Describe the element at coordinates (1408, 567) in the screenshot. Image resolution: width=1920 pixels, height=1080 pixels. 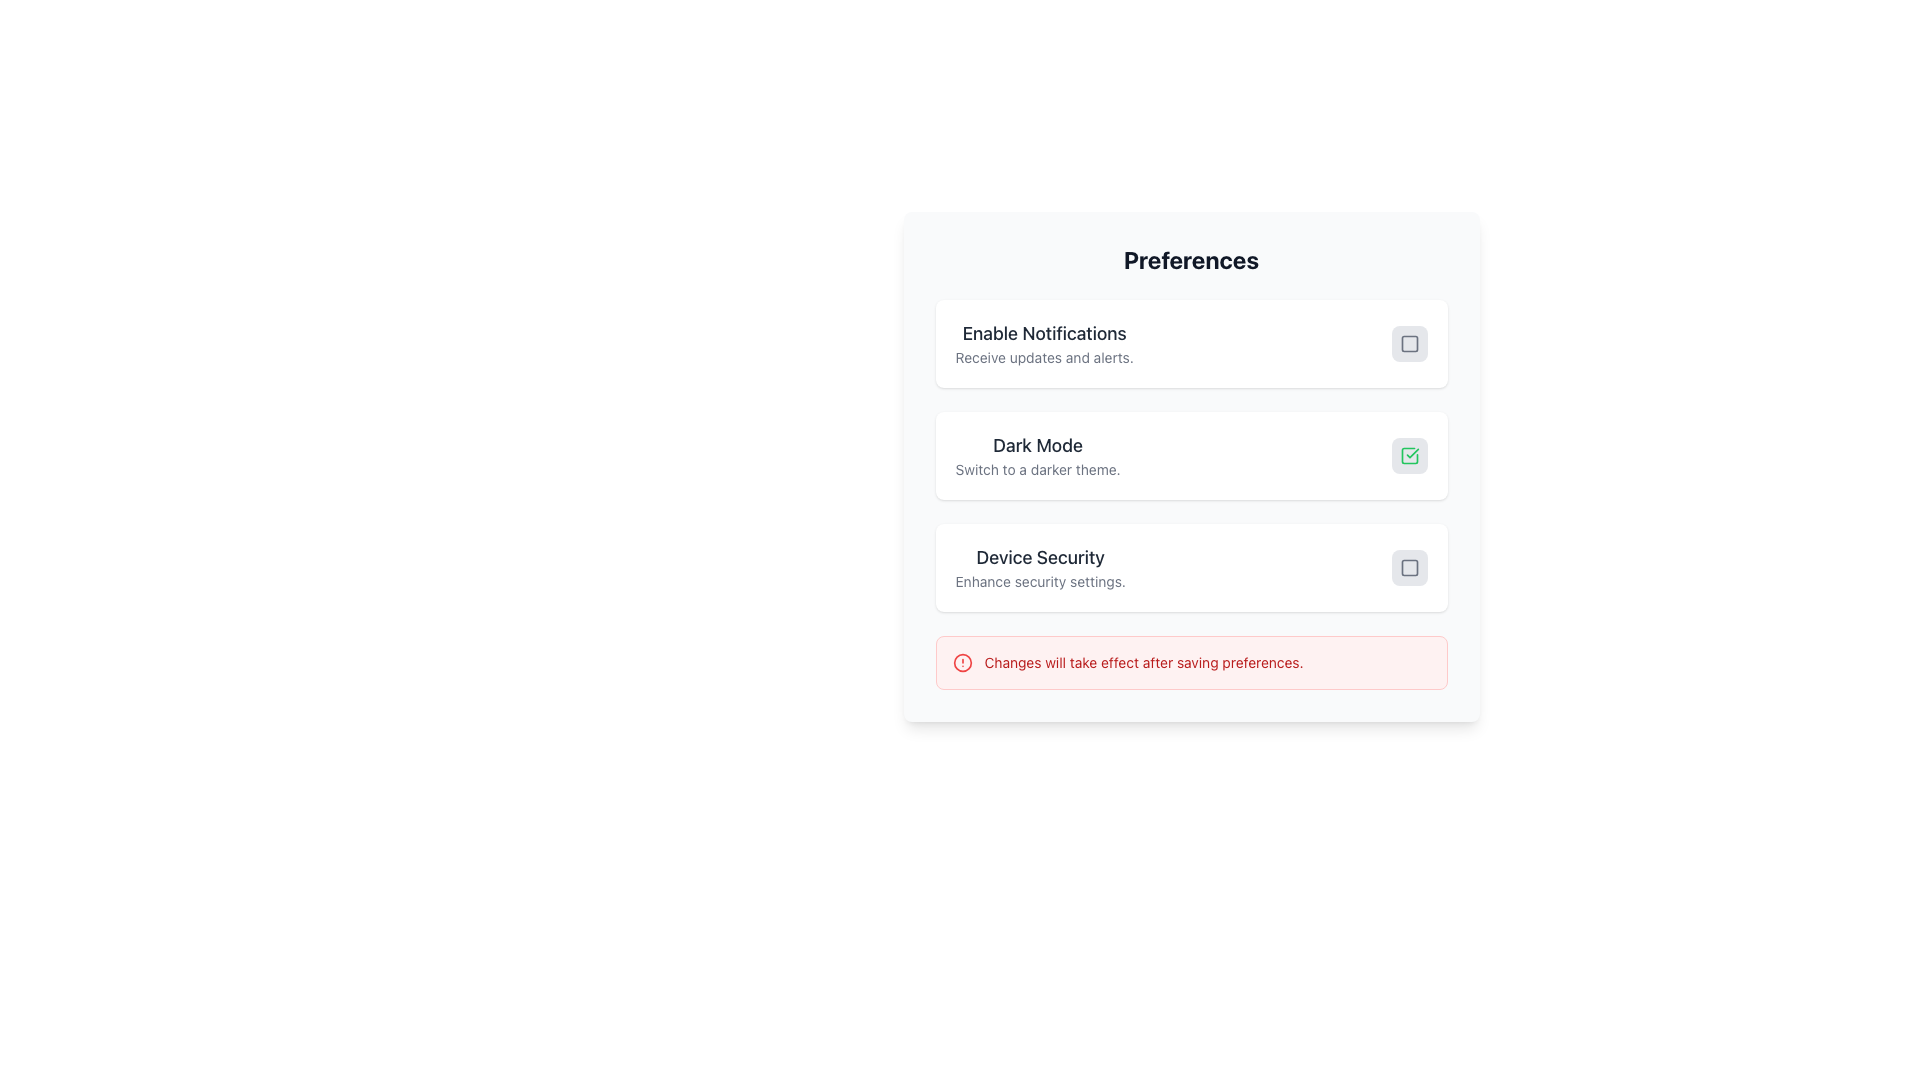
I see `the Device Security action button located on the right side of the 'Device Security' option within the Preferences panel` at that location.